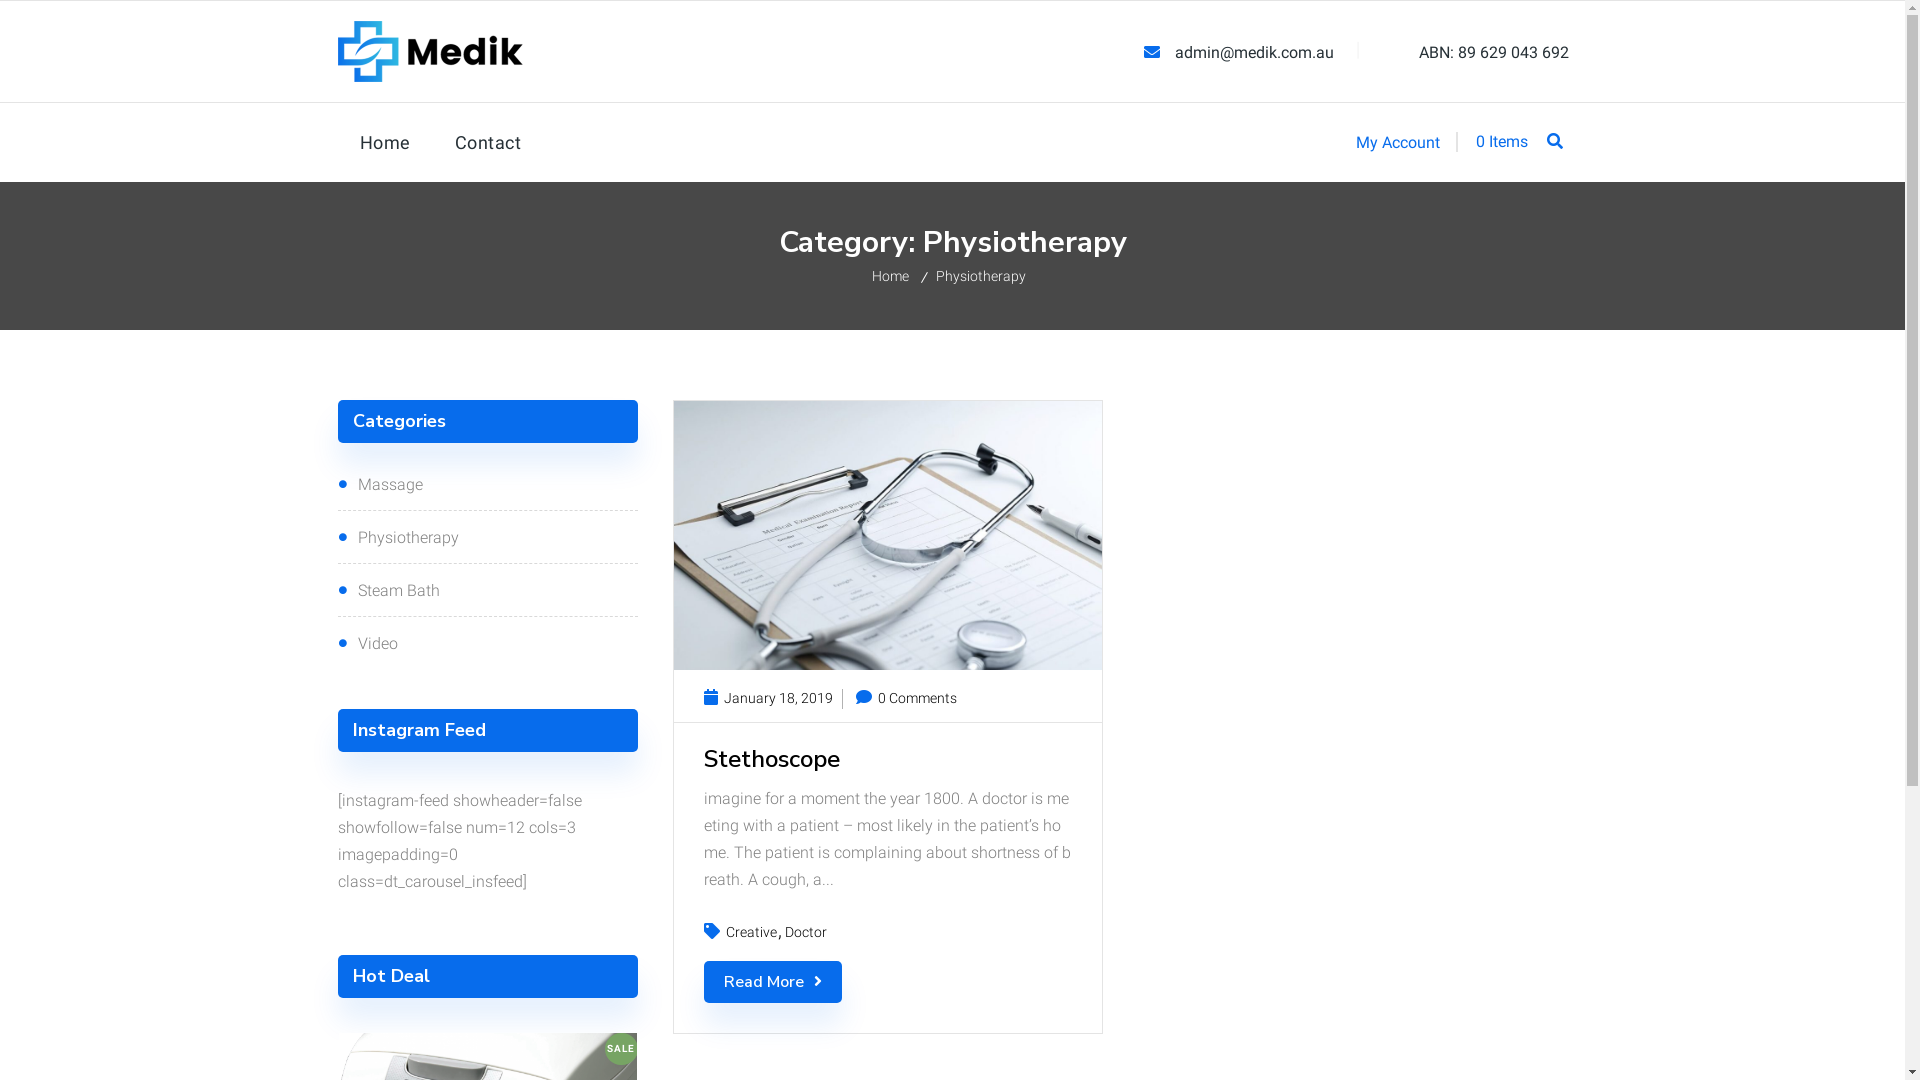  Describe the element at coordinates (487, 140) in the screenshot. I see `'Contact'` at that location.